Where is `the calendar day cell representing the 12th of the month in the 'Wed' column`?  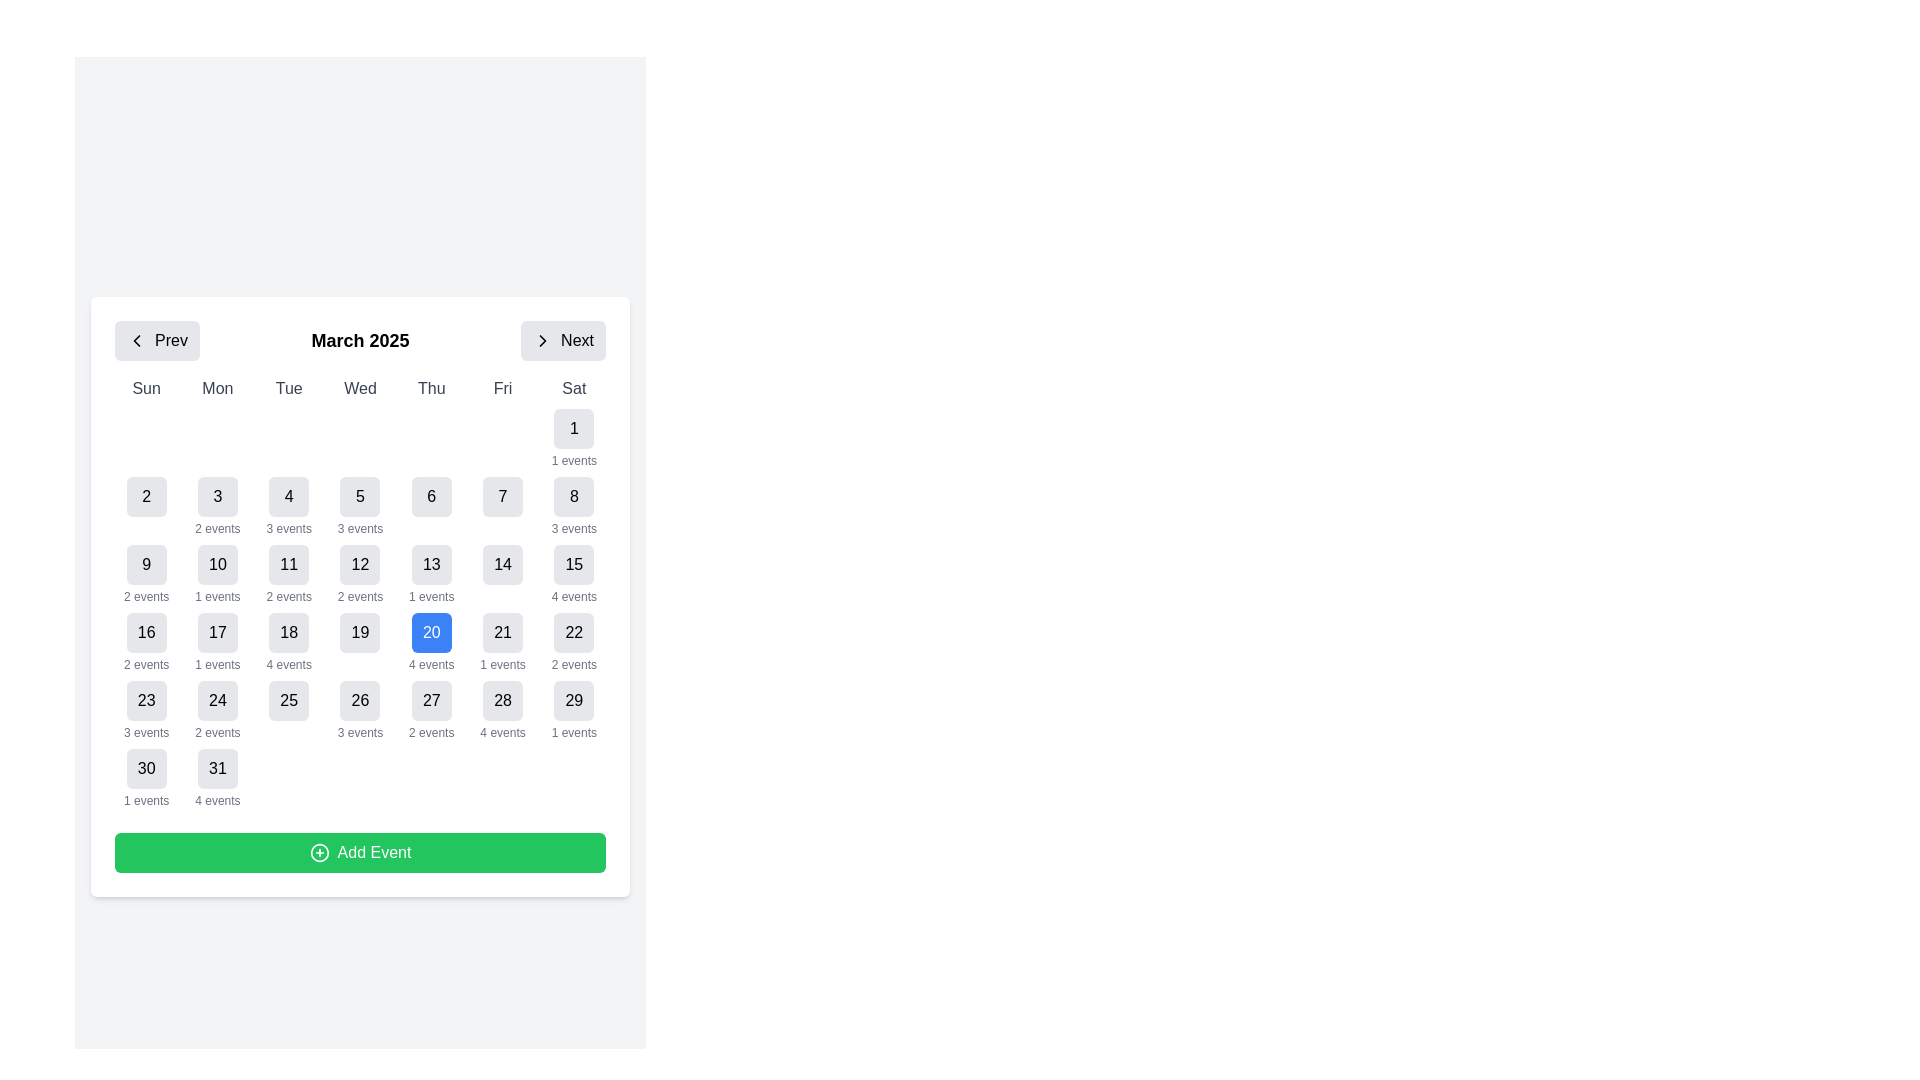 the calendar day cell representing the 12th of the month in the 'Wed' column is located at coordinates (360, 574).